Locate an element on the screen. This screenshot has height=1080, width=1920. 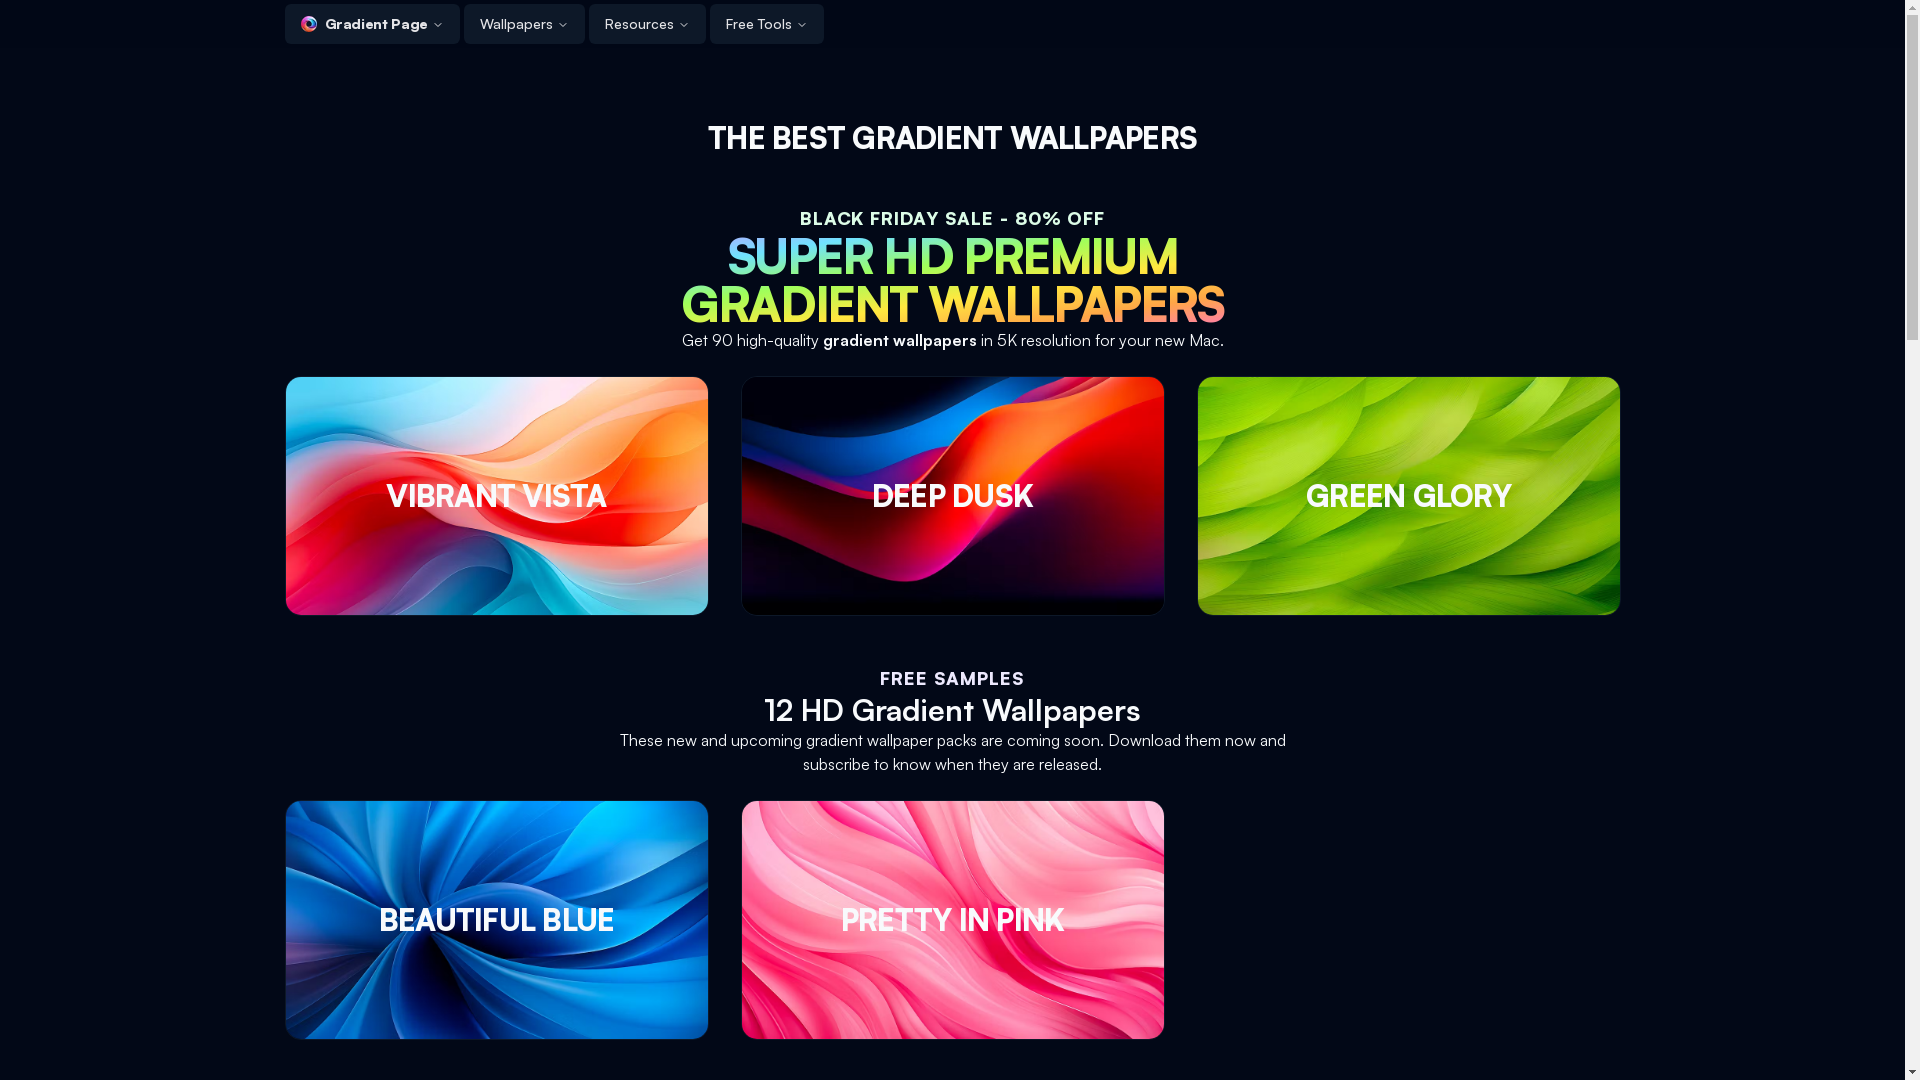
'BEAUTIFUL BLUE' is located at coordinates (495, 920).